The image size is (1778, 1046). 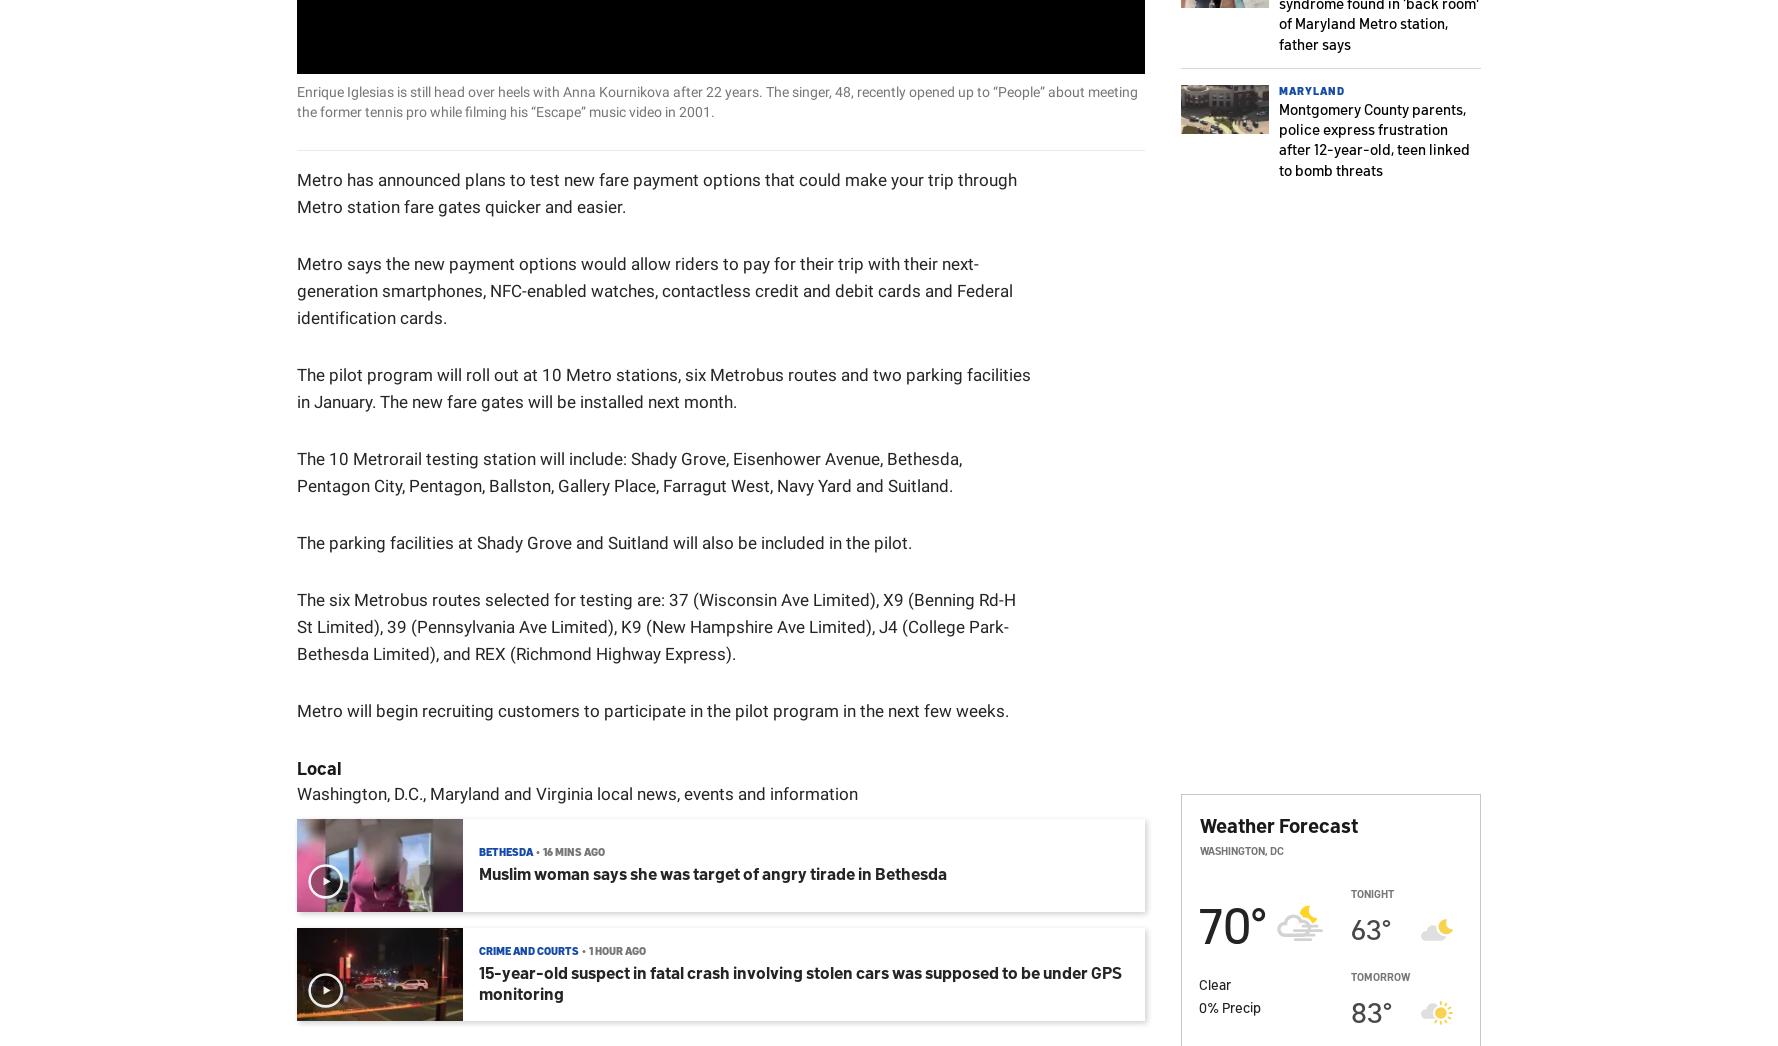 I want to click on 'Metro has announced plans to test new fare payment options that could make your trip through Metro station fare gates quicker and easier.', so click(x=656, y=192).